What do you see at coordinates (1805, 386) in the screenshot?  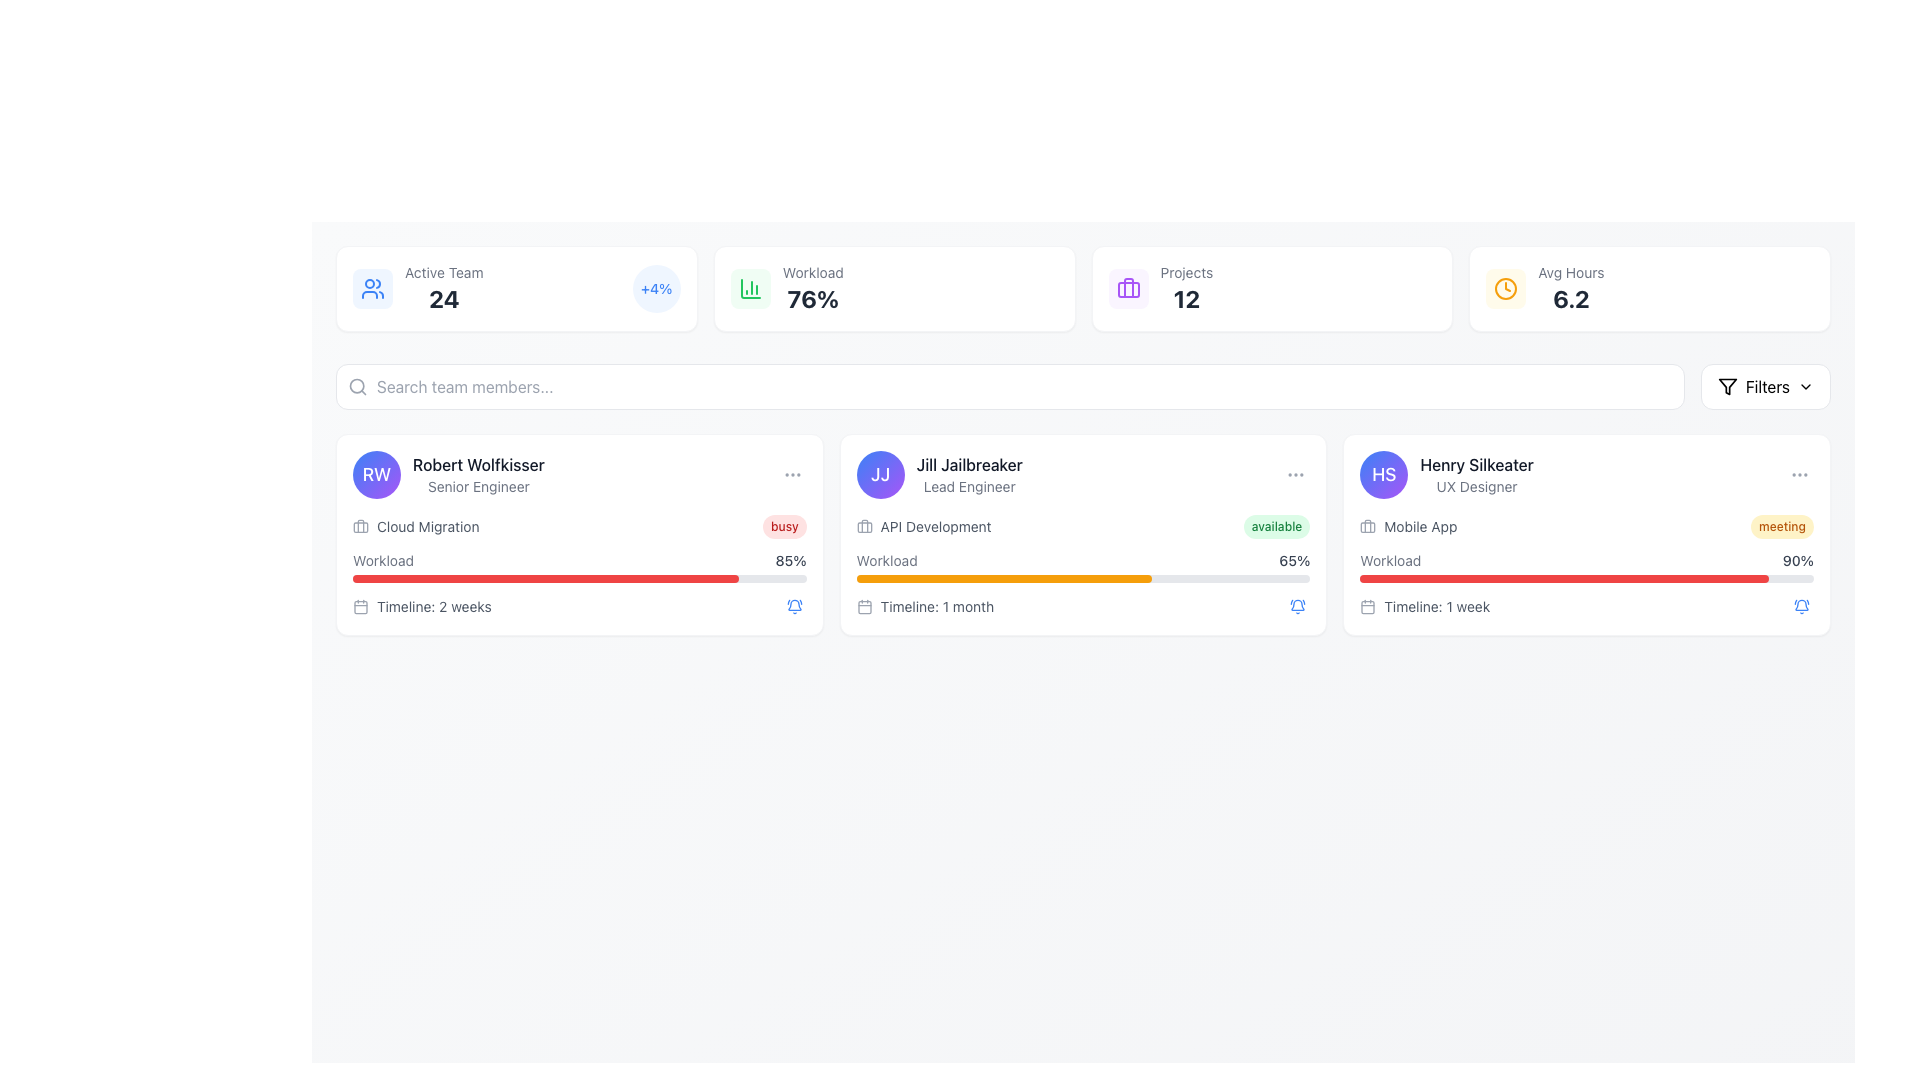 I see `the Dropdown indicator icon (chevron-down) located at the far right of the 'Filters' button in the top-right corner of the interface to initiate interaction` at bounding box center [1805, 386].